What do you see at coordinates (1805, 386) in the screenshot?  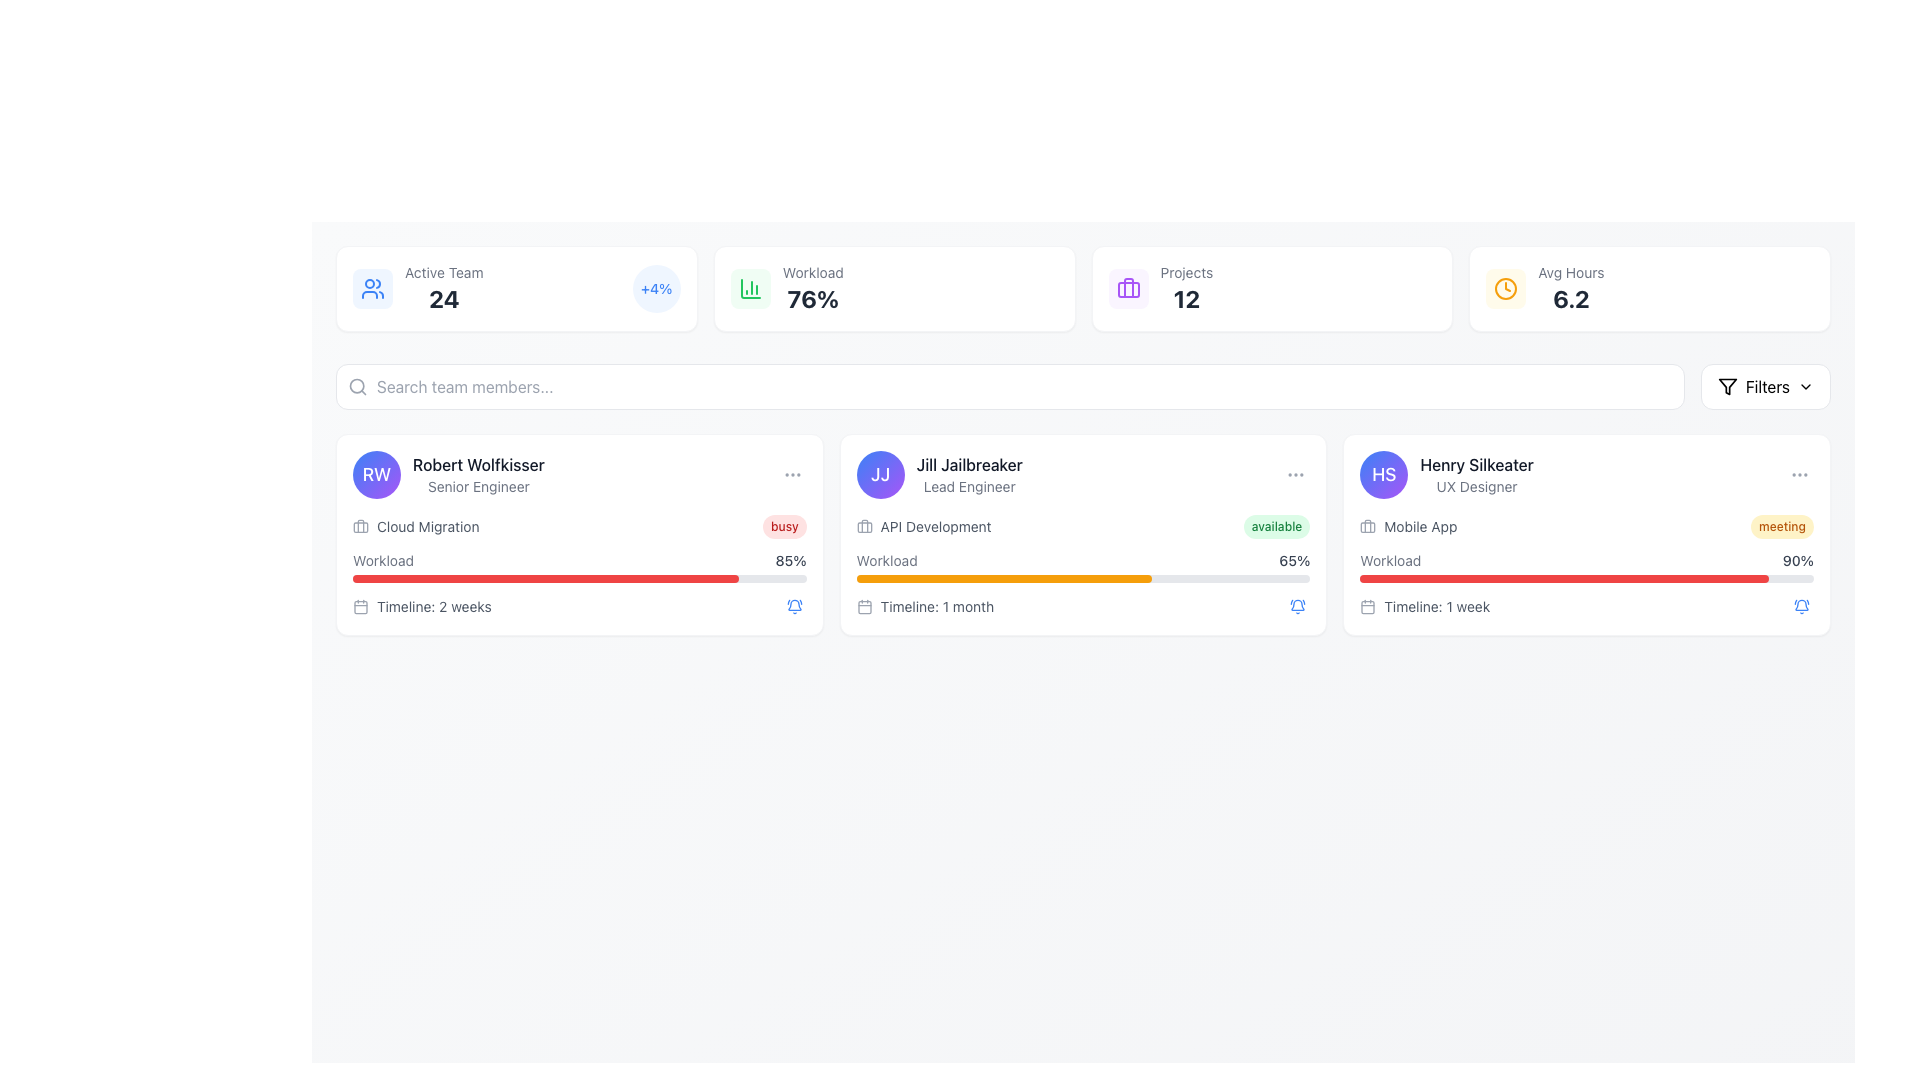 I see `the Dropdown indicator icon (chevron-down) located at the far right of the 'Filters' button in the top-right corner of the interface to initiate interaction` at bounding box center [1805, 386].